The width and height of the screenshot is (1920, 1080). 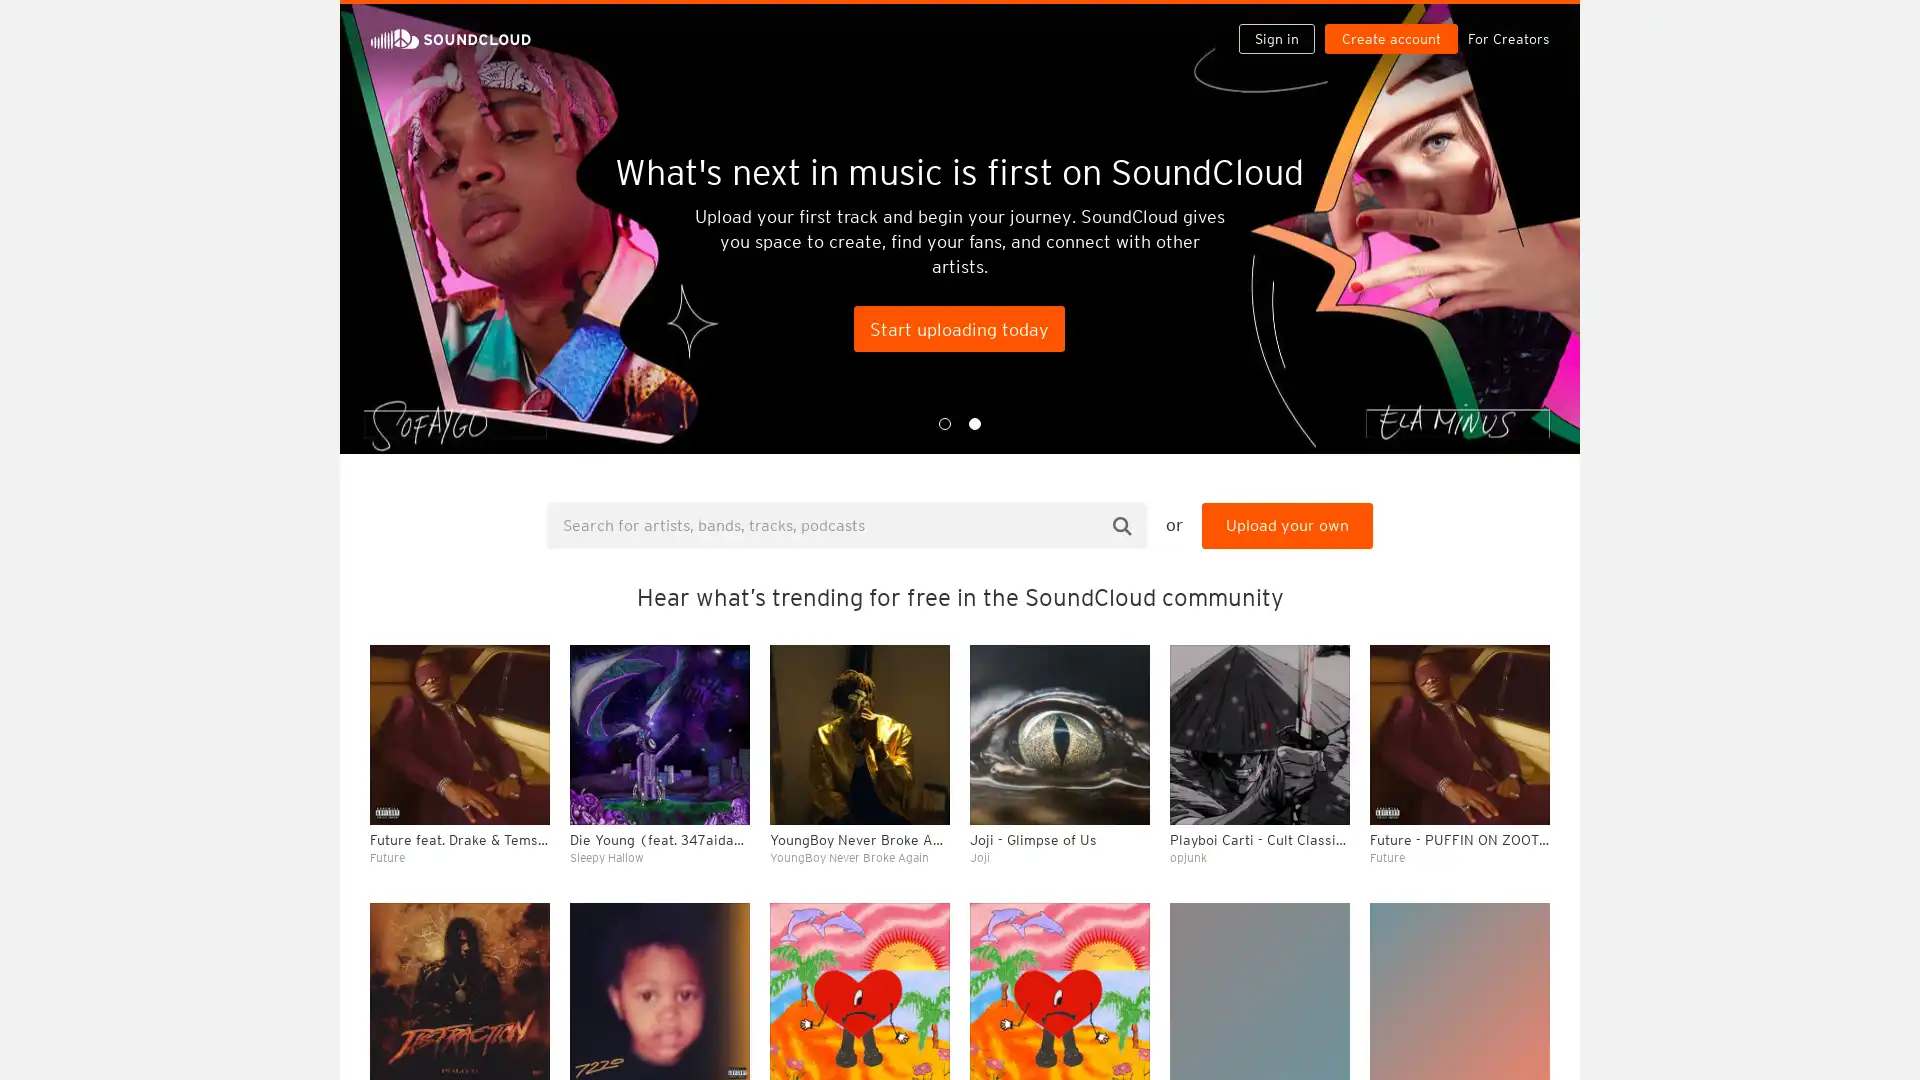 I want to click on Search, so click(x=1212, y=22).